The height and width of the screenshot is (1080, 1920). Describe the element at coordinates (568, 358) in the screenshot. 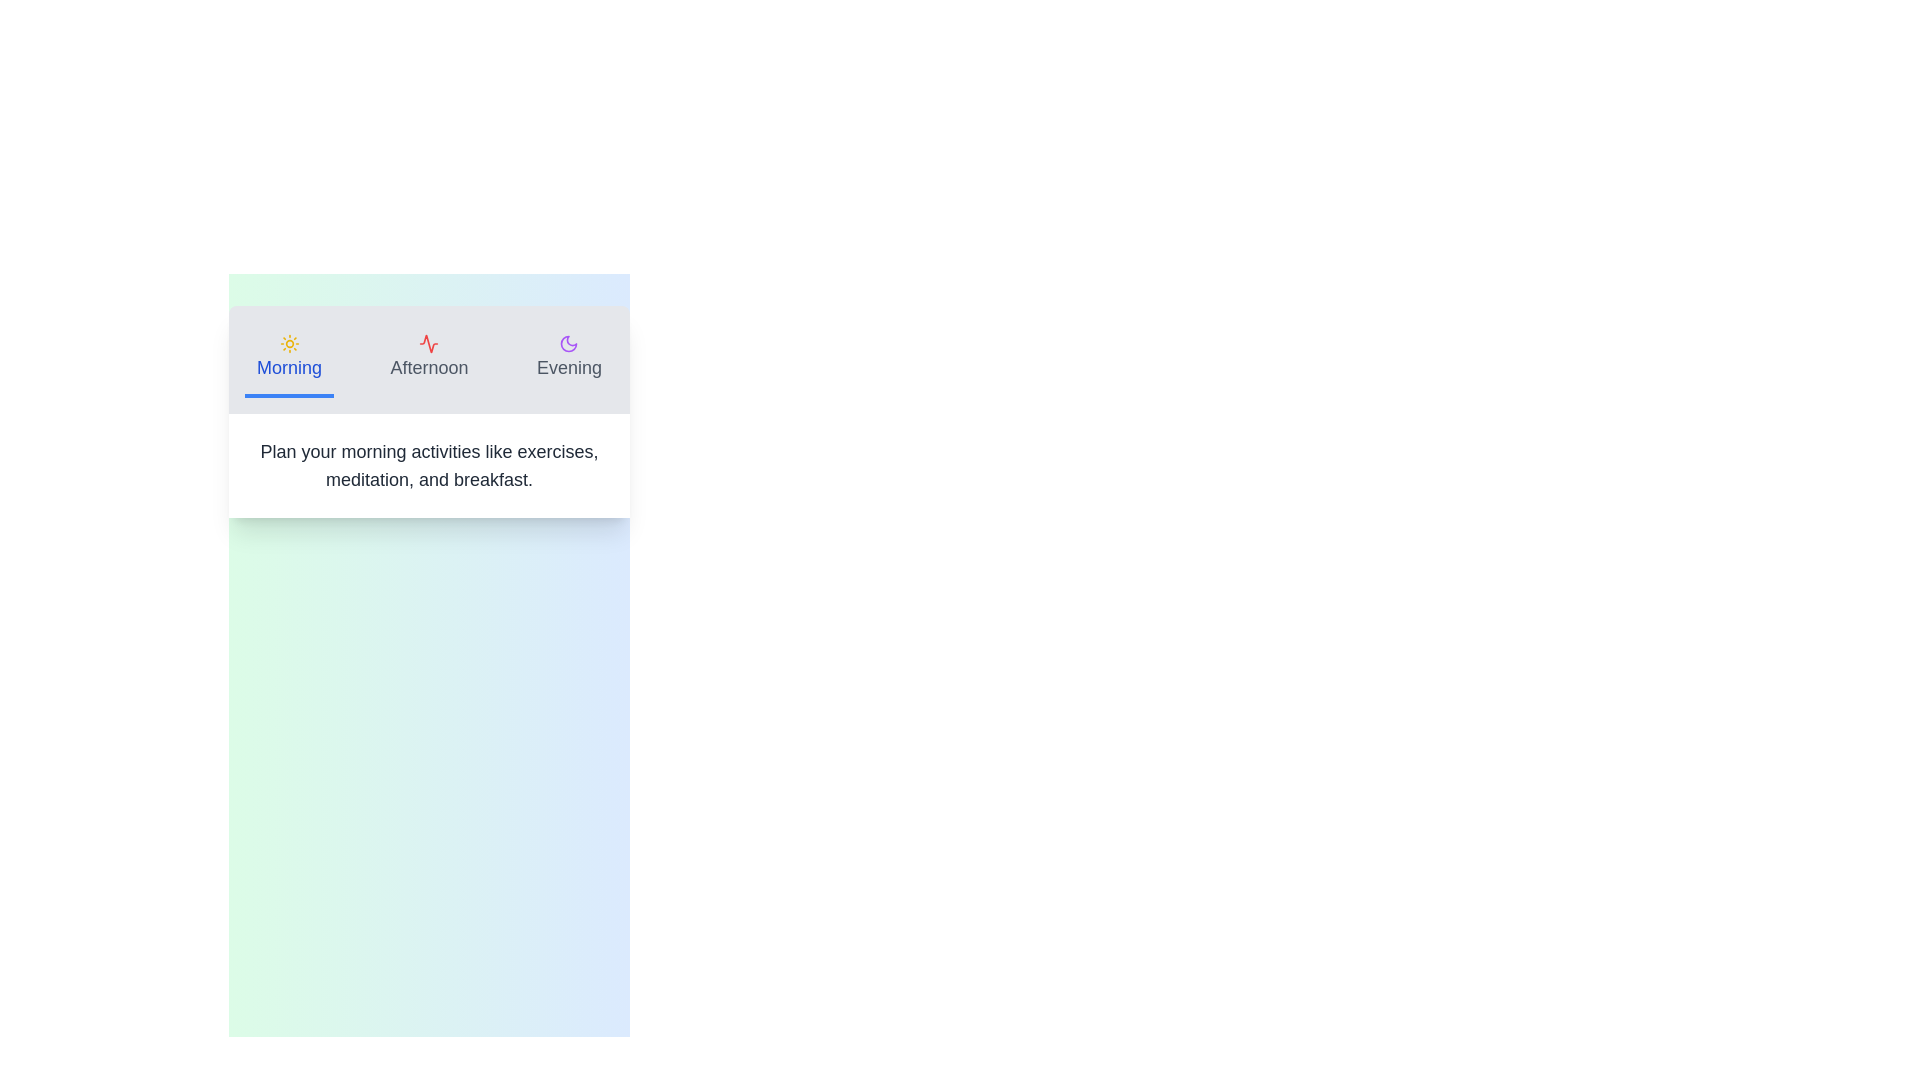

I see `the Evening tab by clicking on its button` at that location.